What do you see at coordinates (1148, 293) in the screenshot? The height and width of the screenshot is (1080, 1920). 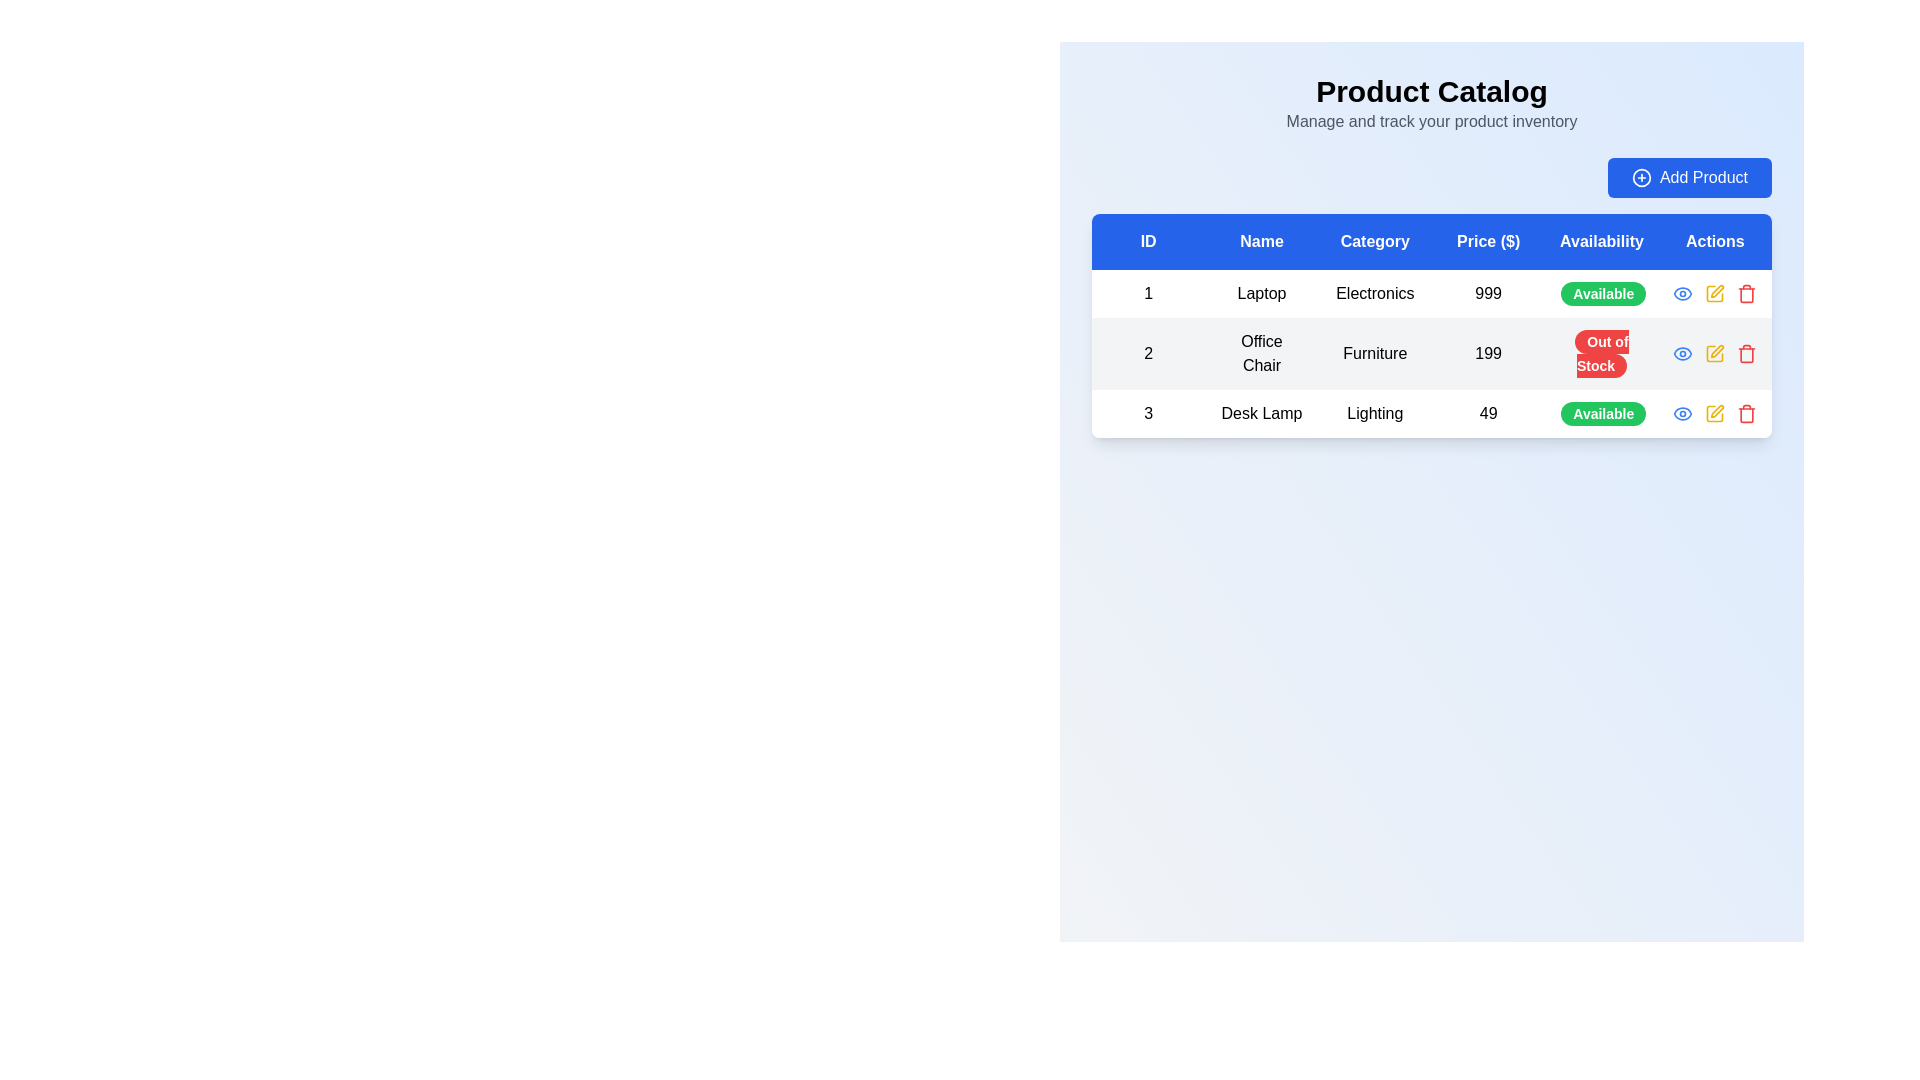 I see `the text element displaying the number '1' located in the first column of the grid-based table under the 'ID' header` at bounding box center [1148, 293].